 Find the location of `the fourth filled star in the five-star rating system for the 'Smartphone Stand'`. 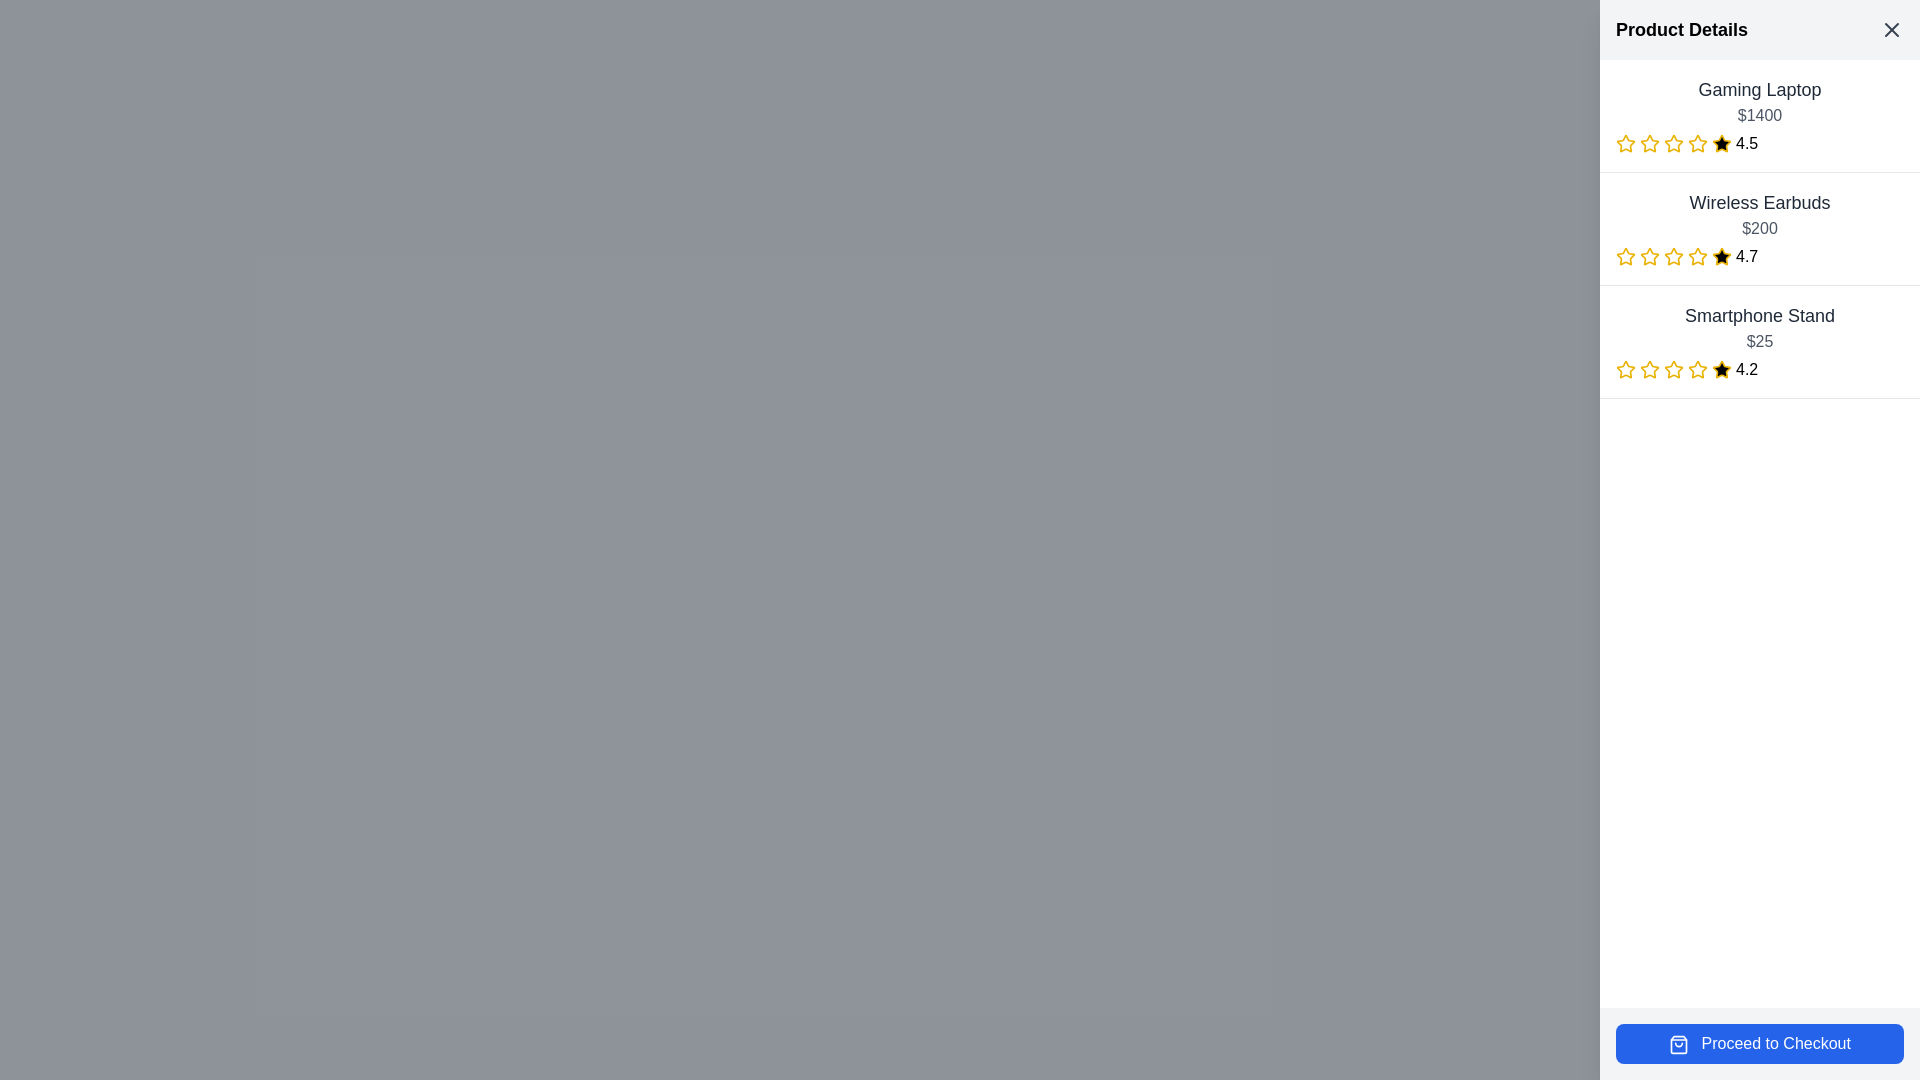

the fourth filled star in the five-star rating system for the 'Smartphone Stand' is located at coordinates (1697, 369).